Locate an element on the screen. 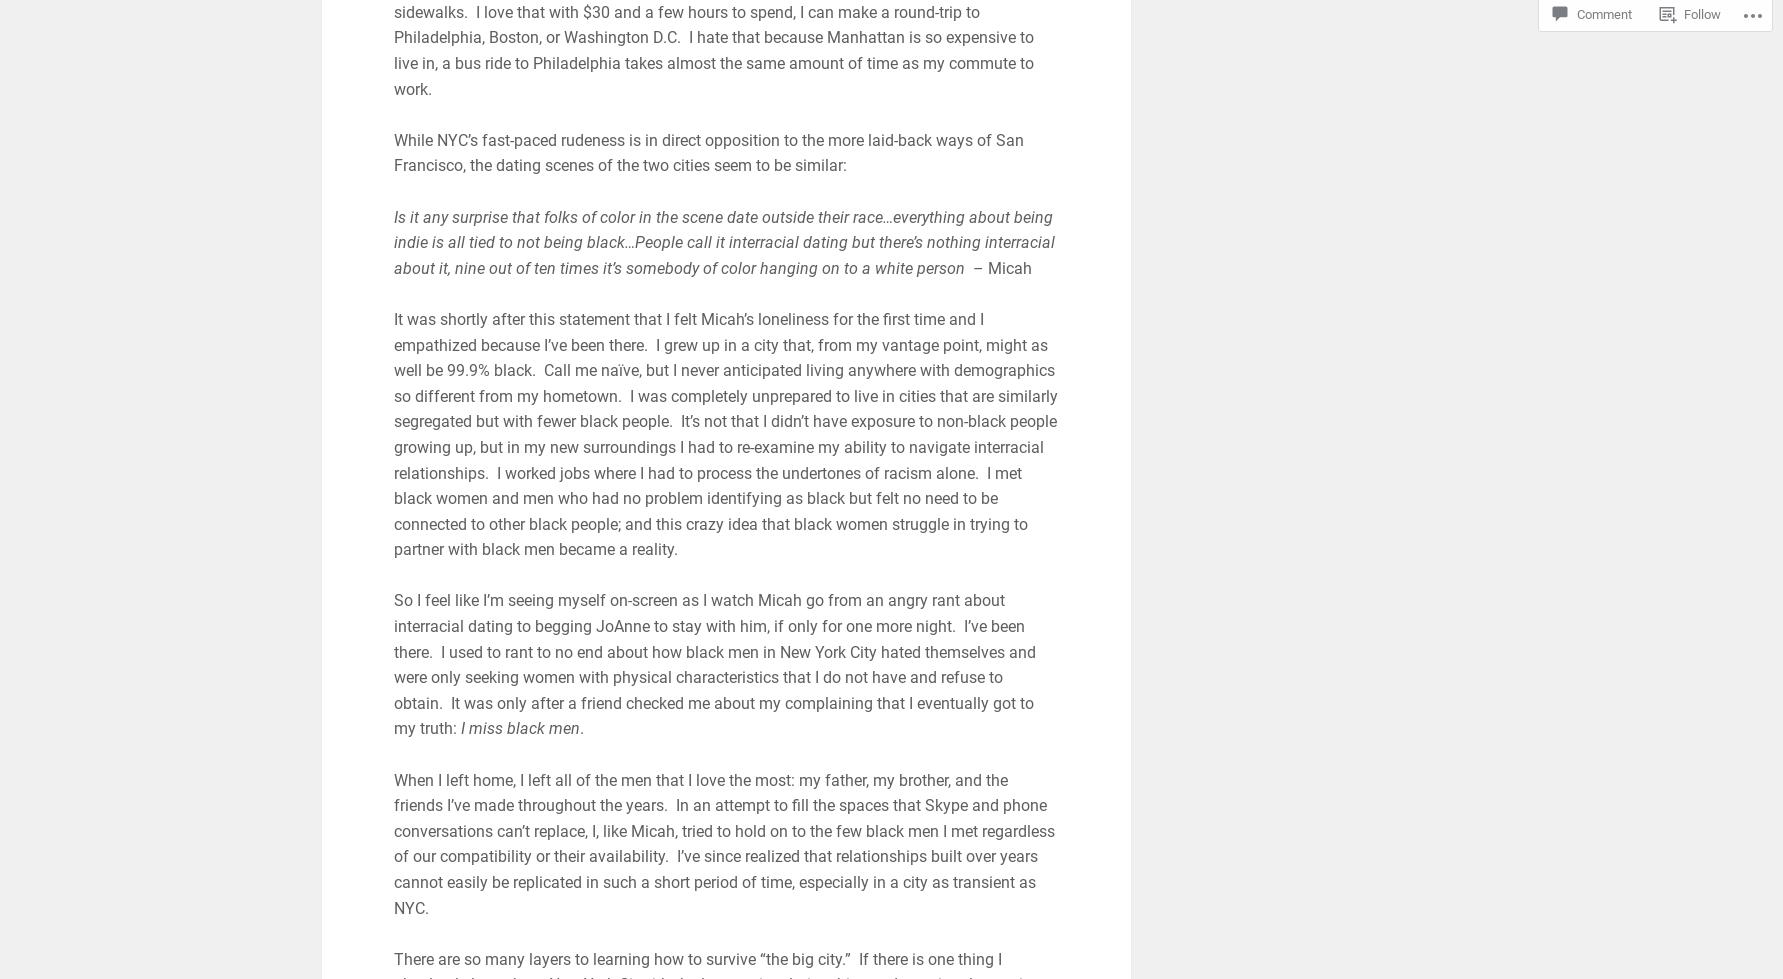  'Is it any surprise that folks of color in the scene date outside their race…everything about being indie is all tied to not being black…People call it interracial dating but there’s nothing interracial about it, nine out of ten times it’s somebody of color hanging on to a white person' is located at coordinates (722, 242).